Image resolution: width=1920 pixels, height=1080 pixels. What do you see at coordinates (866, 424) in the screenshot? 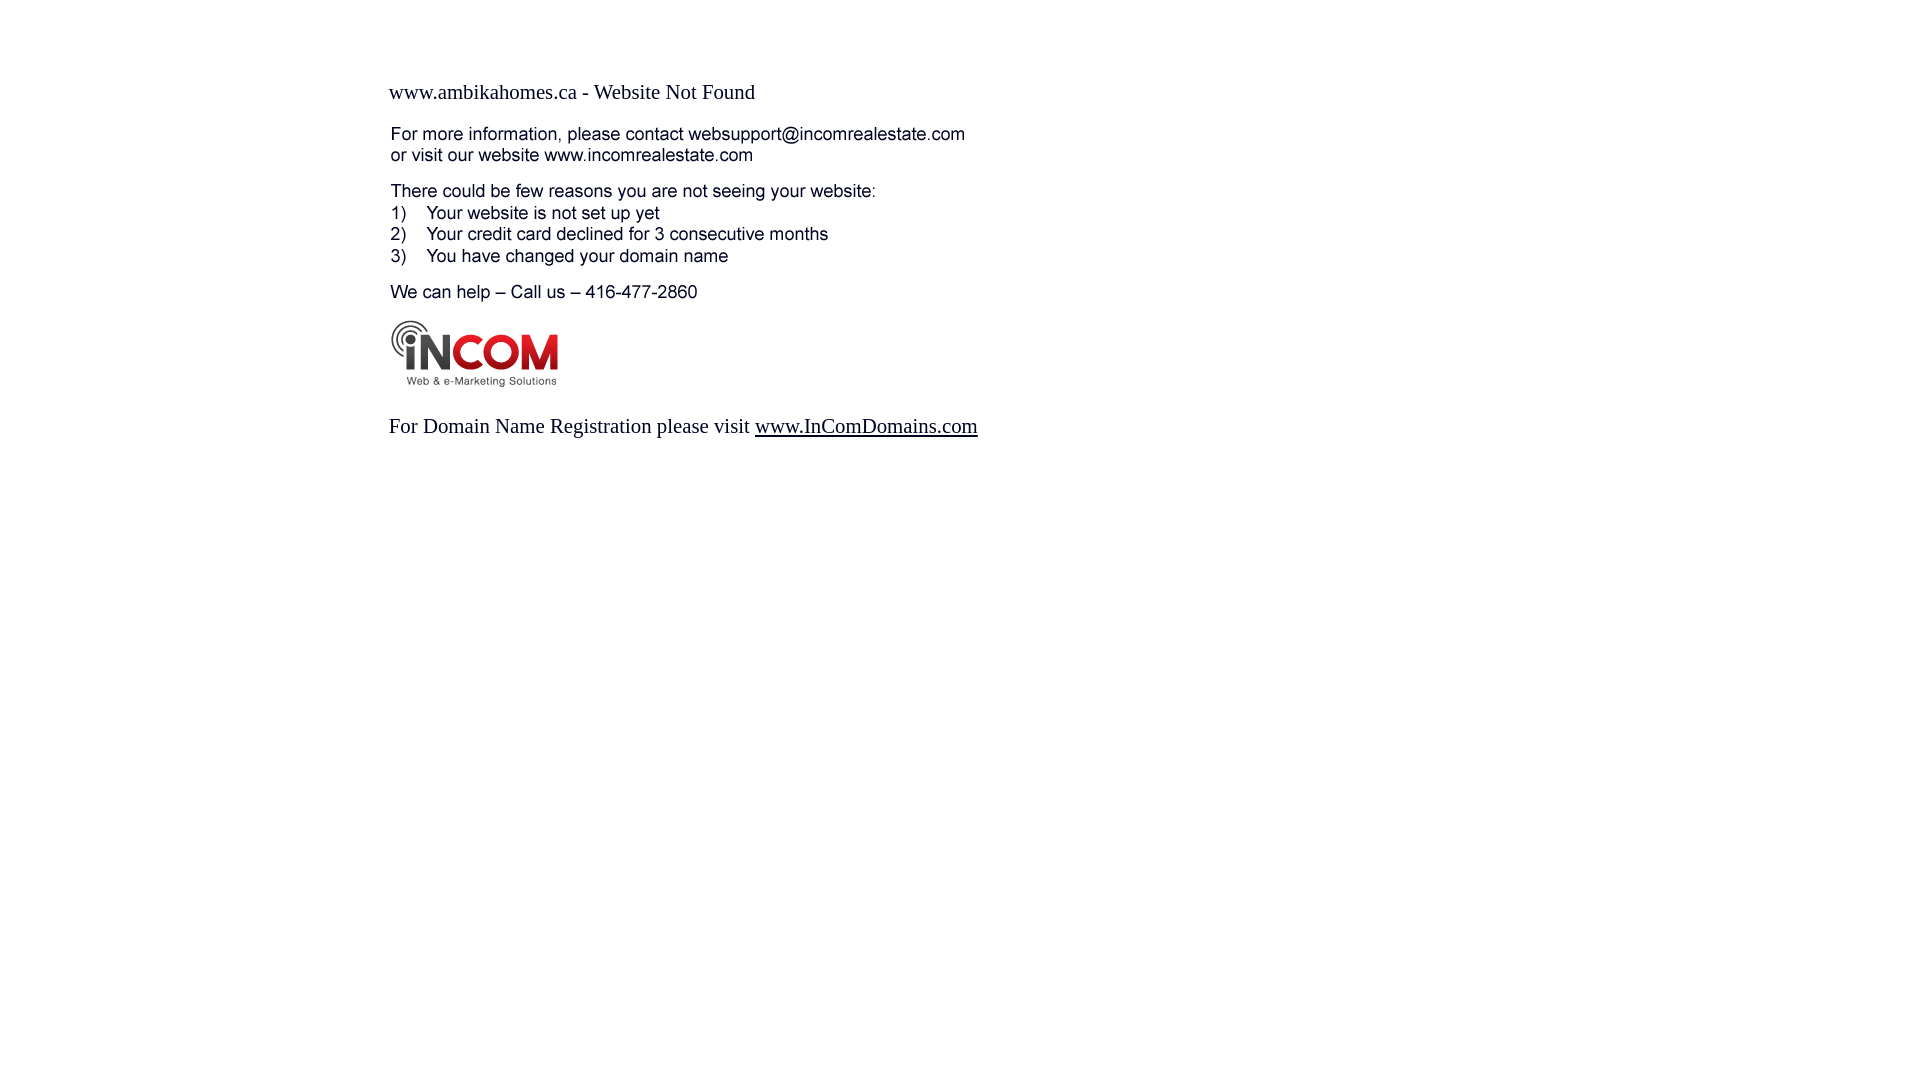
I see `'www.InComDomains.com'` at bounding box center [866, 424].